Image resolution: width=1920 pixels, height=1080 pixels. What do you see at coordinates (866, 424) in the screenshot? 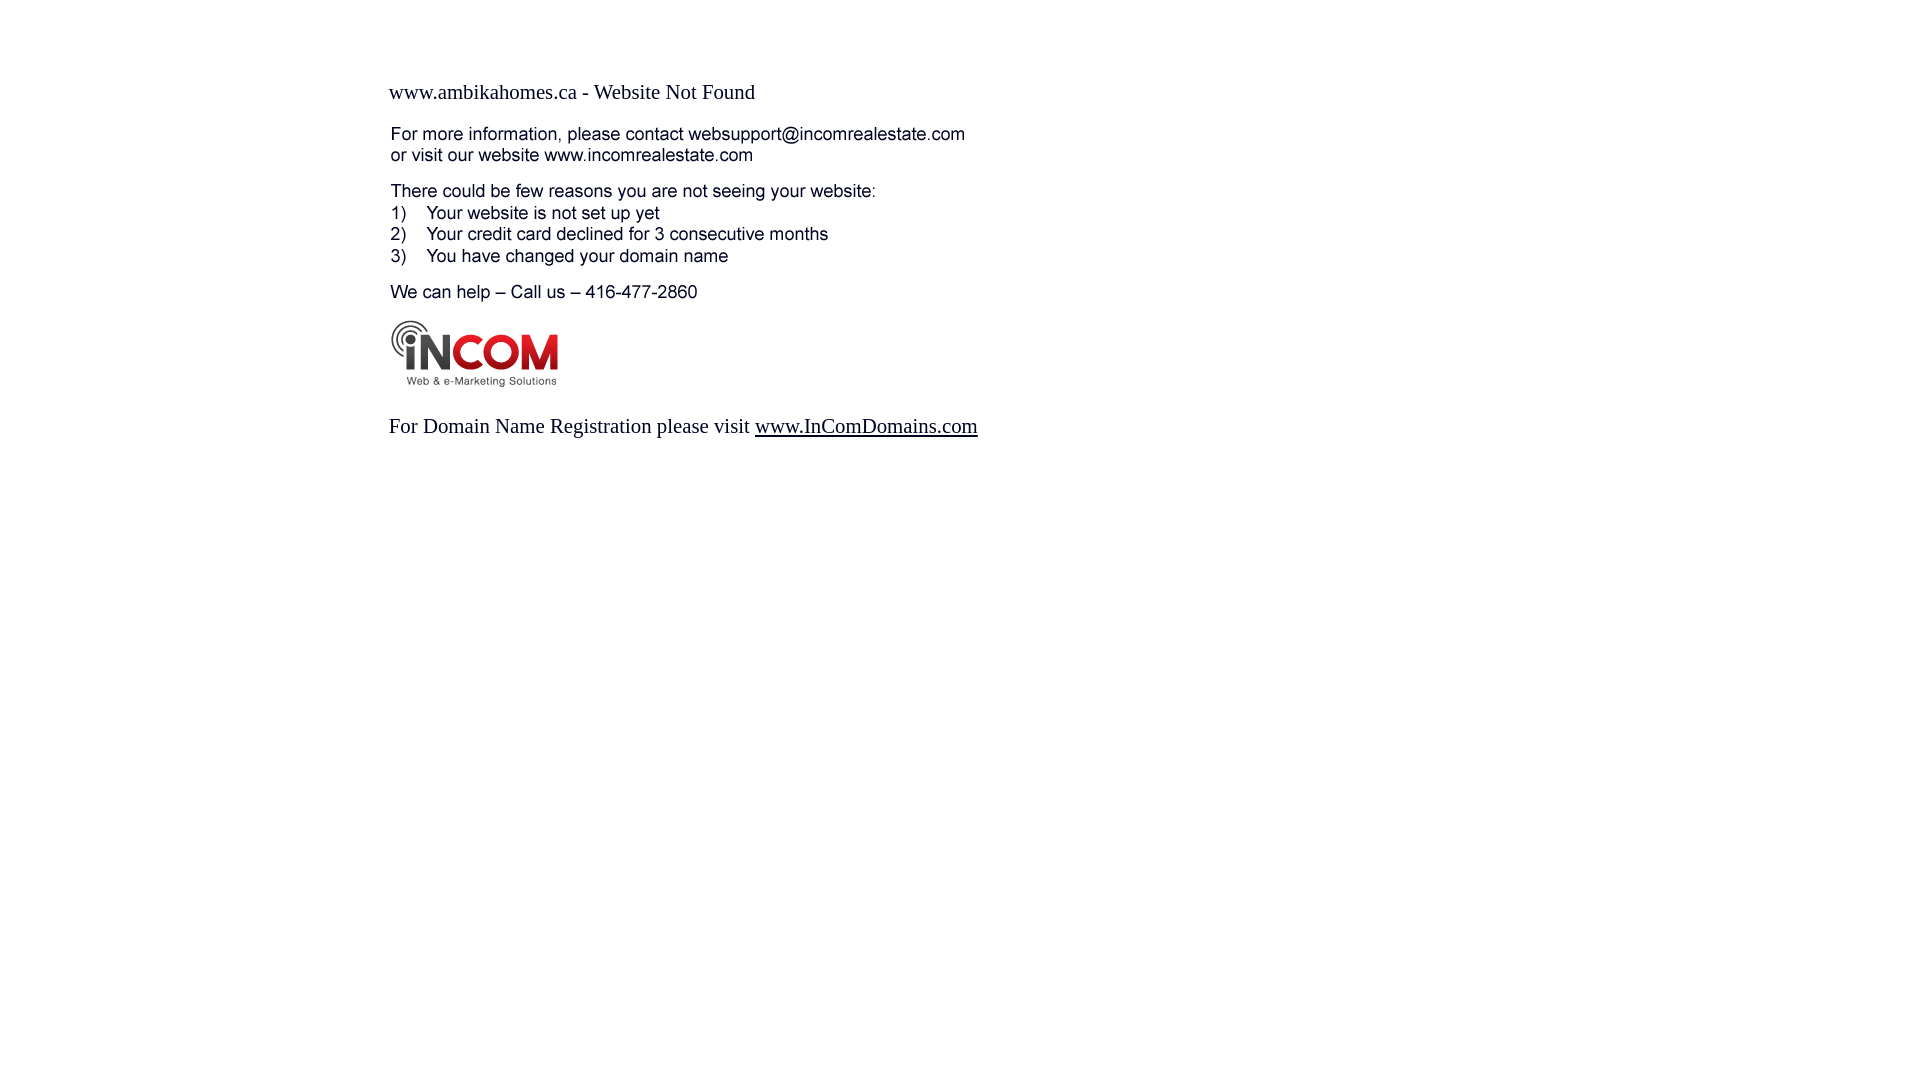
I see `'www.InComDomains.com'` at bounding box center [866, 424].